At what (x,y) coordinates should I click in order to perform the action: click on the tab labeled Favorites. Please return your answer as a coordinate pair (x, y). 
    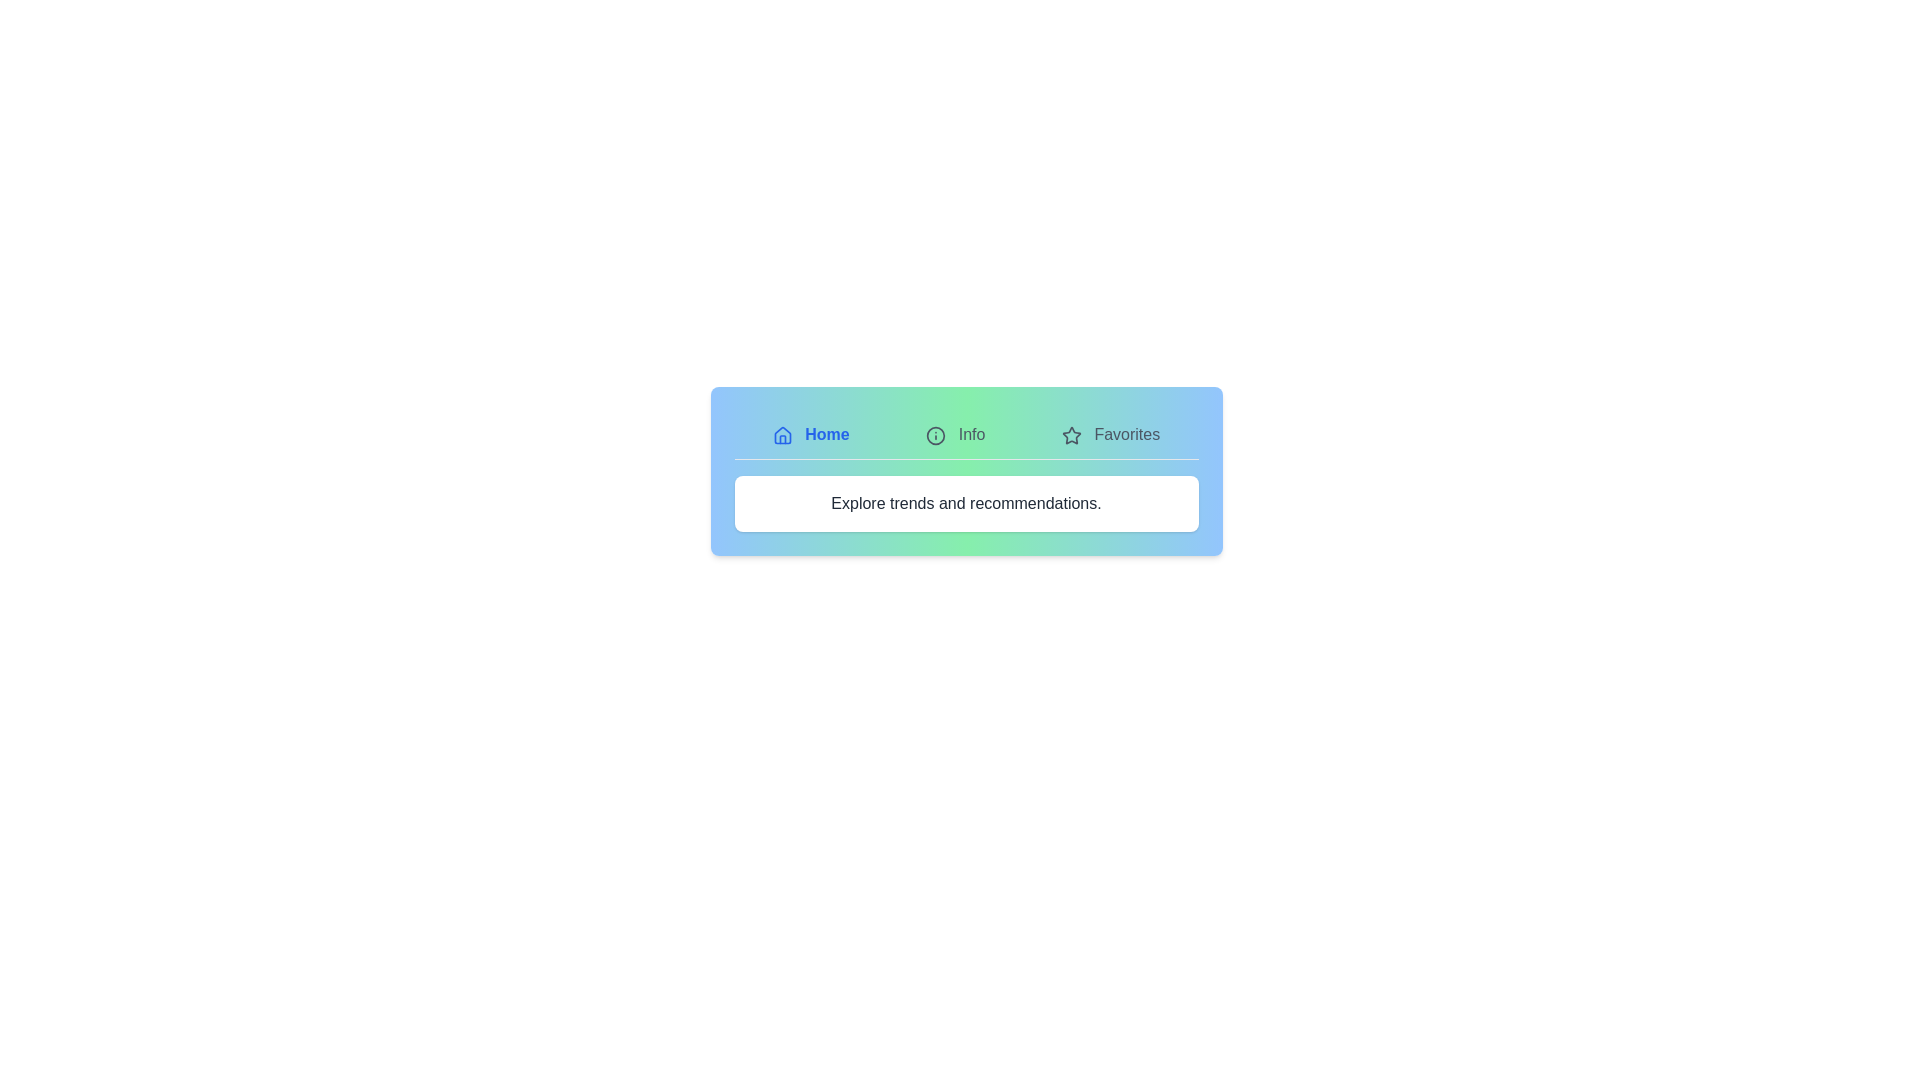
    Looking at the image, I should click on (1109, 434).